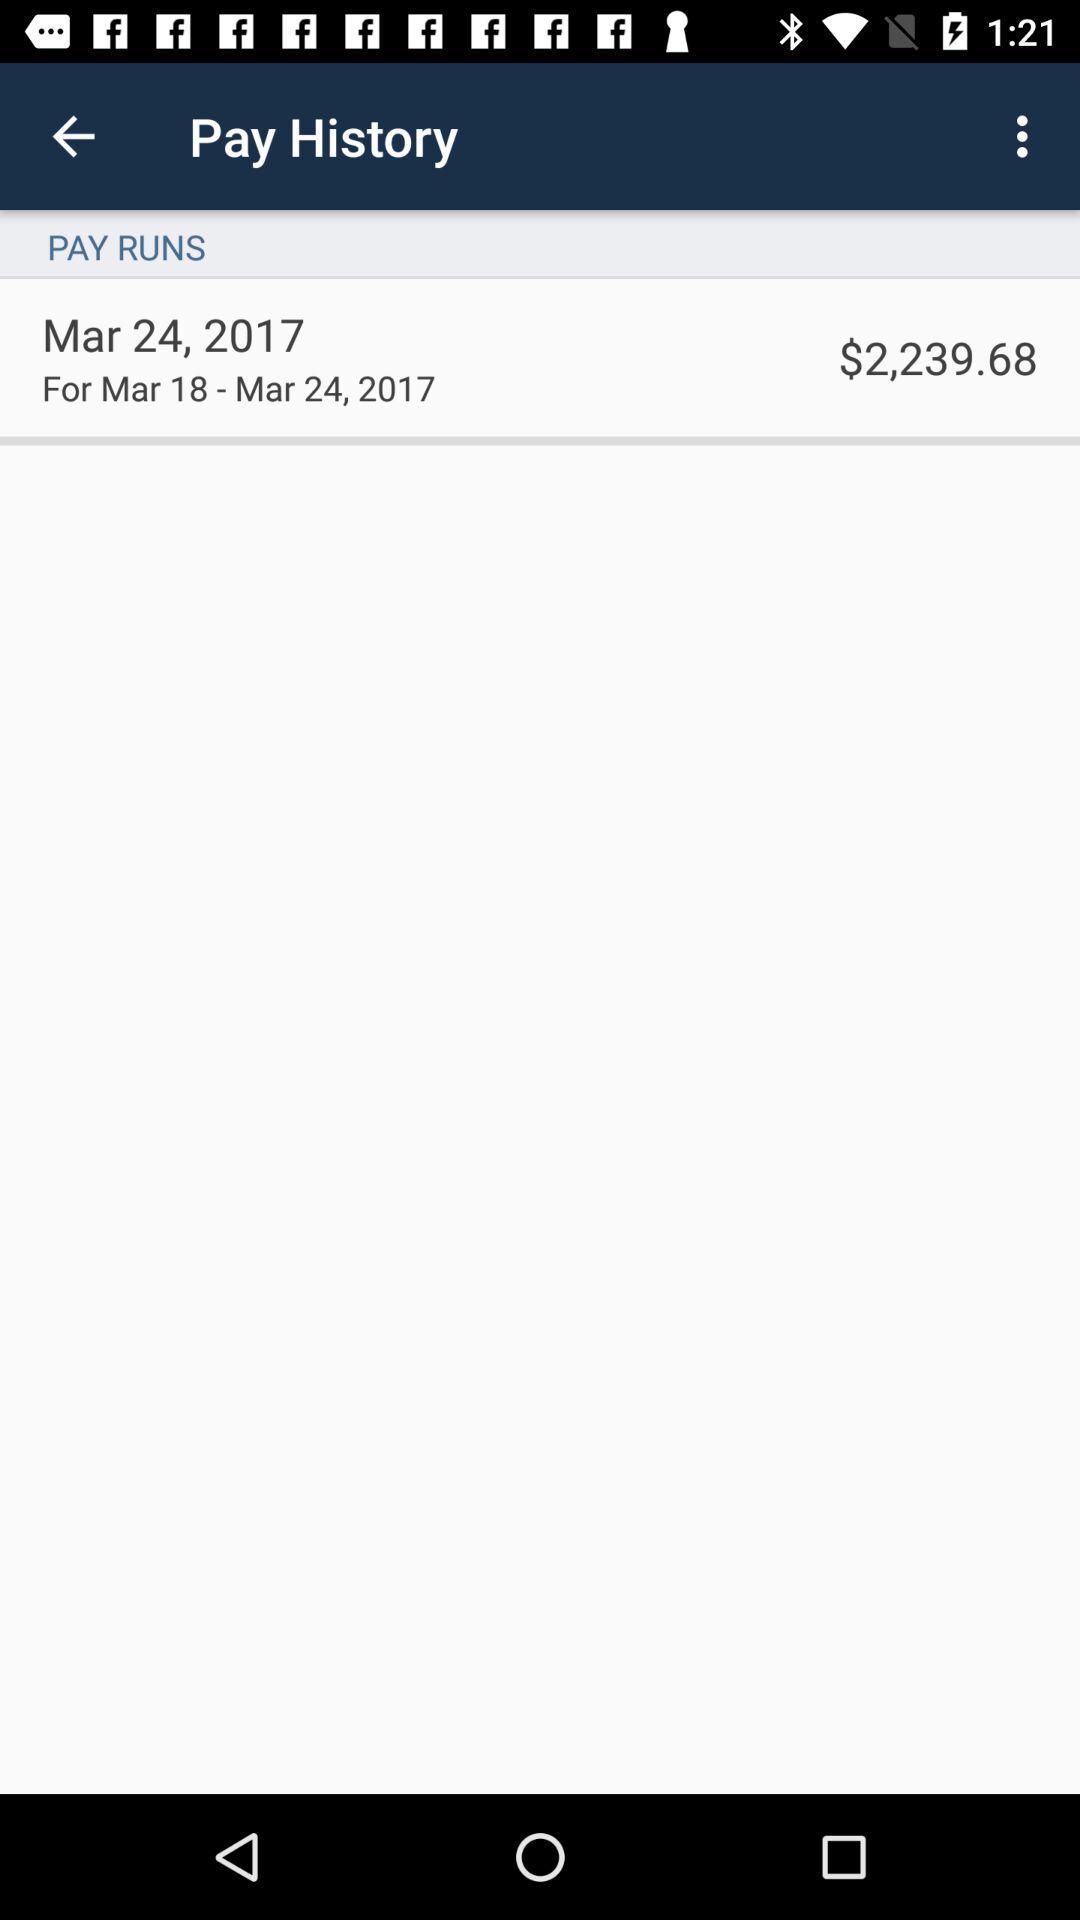 This screenshot has width=1080, height=1920. I want to click on $2,239.68 icon, so click(938, 357).